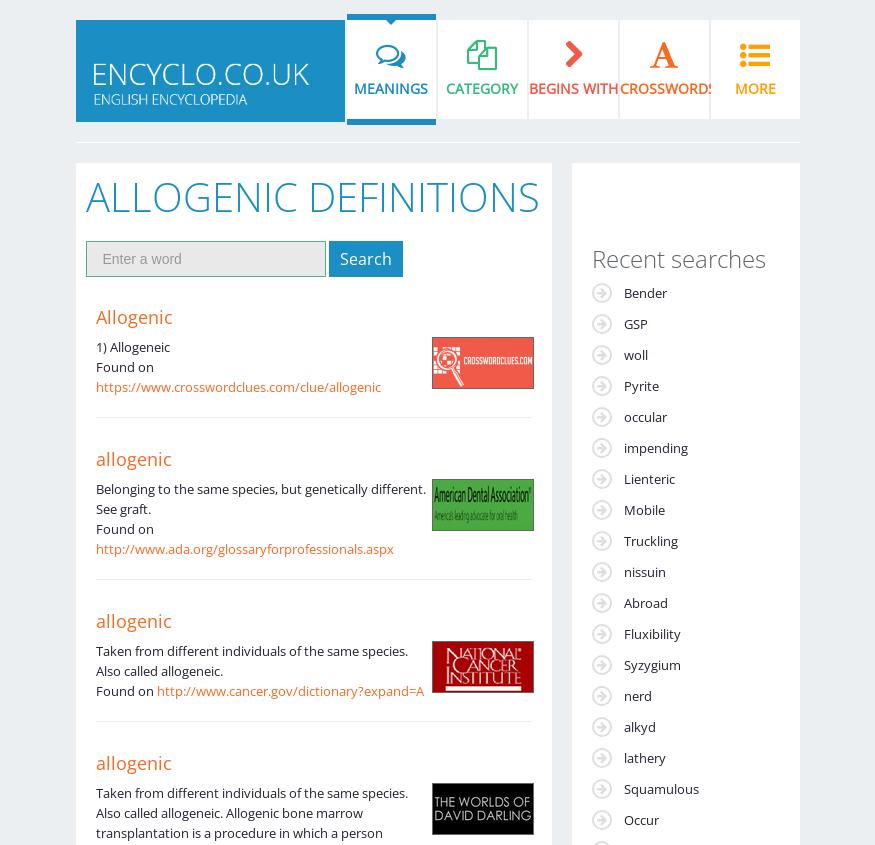 The image size is (875, 845). I want to click on 'woll', so click(633, 352).